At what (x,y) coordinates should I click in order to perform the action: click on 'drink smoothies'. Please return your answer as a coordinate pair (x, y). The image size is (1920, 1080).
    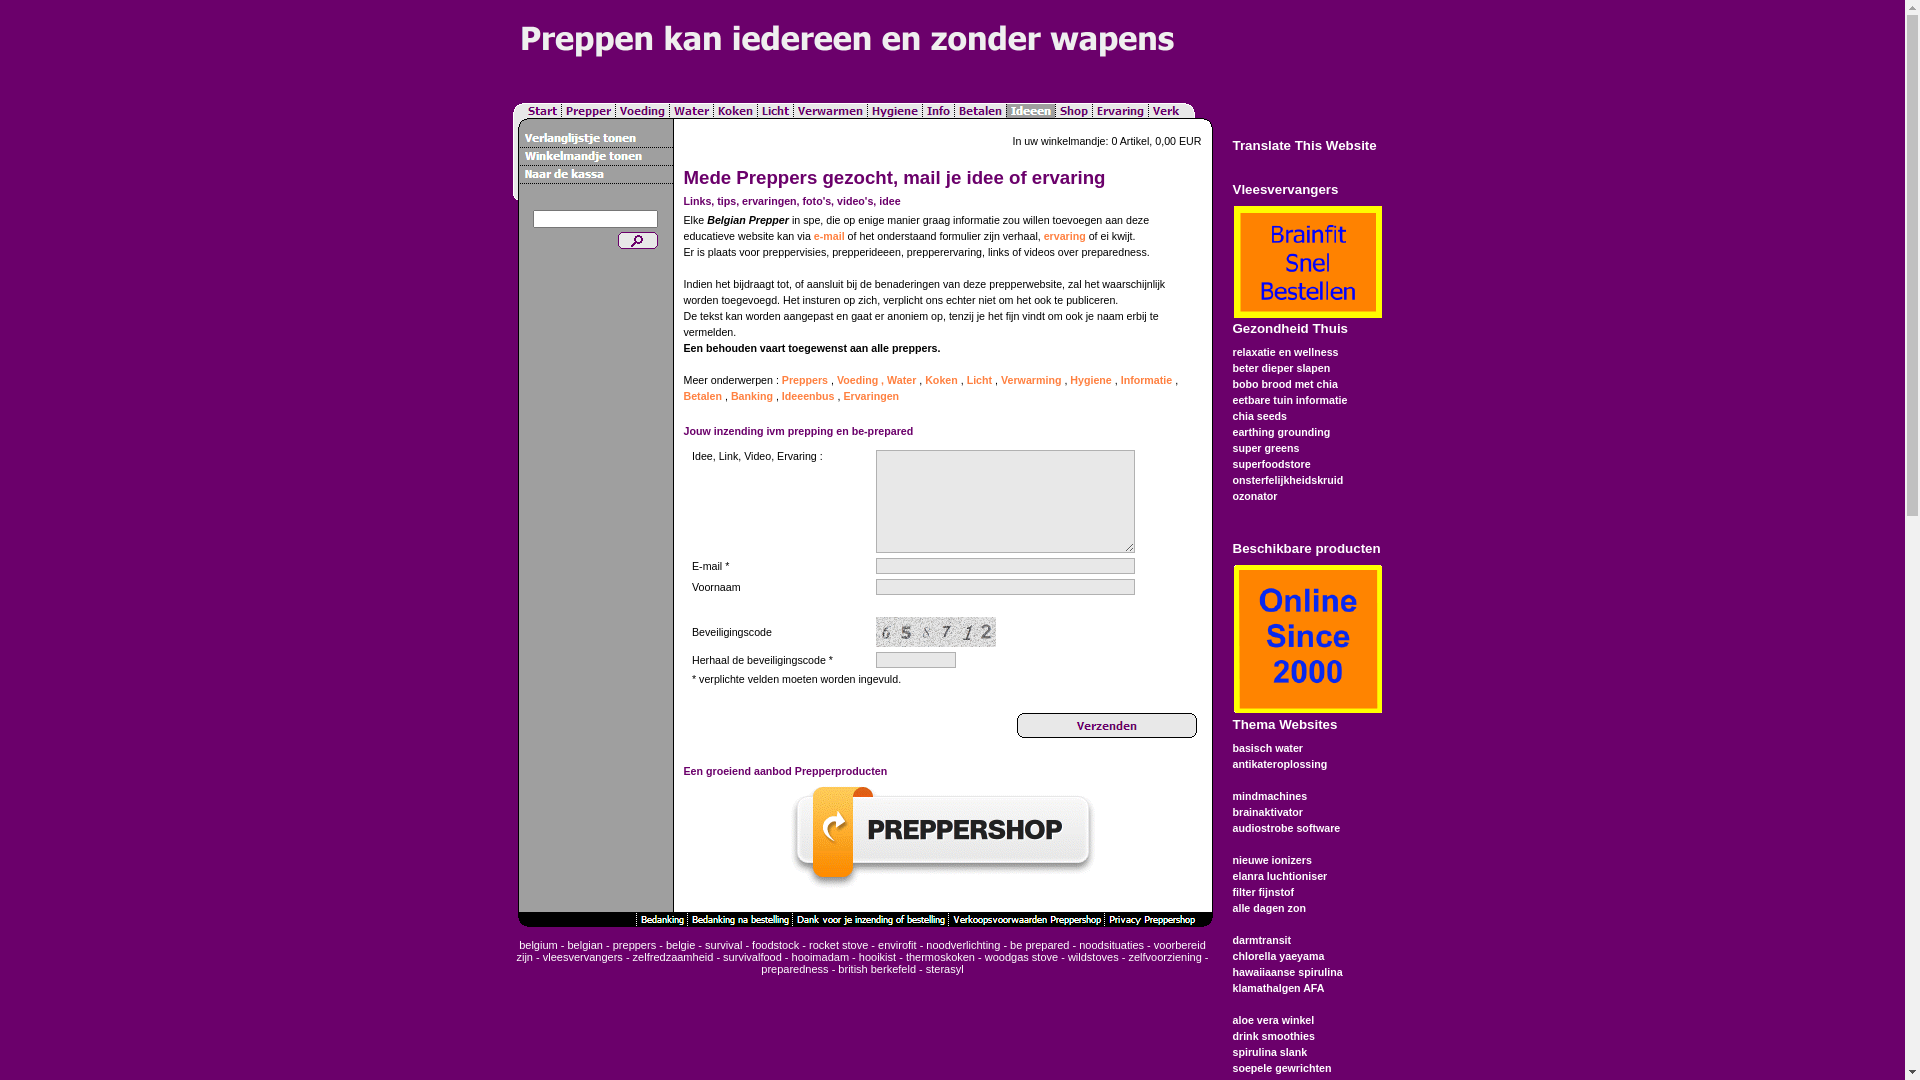
    Looking at the image, I should click on (1231, 1035).